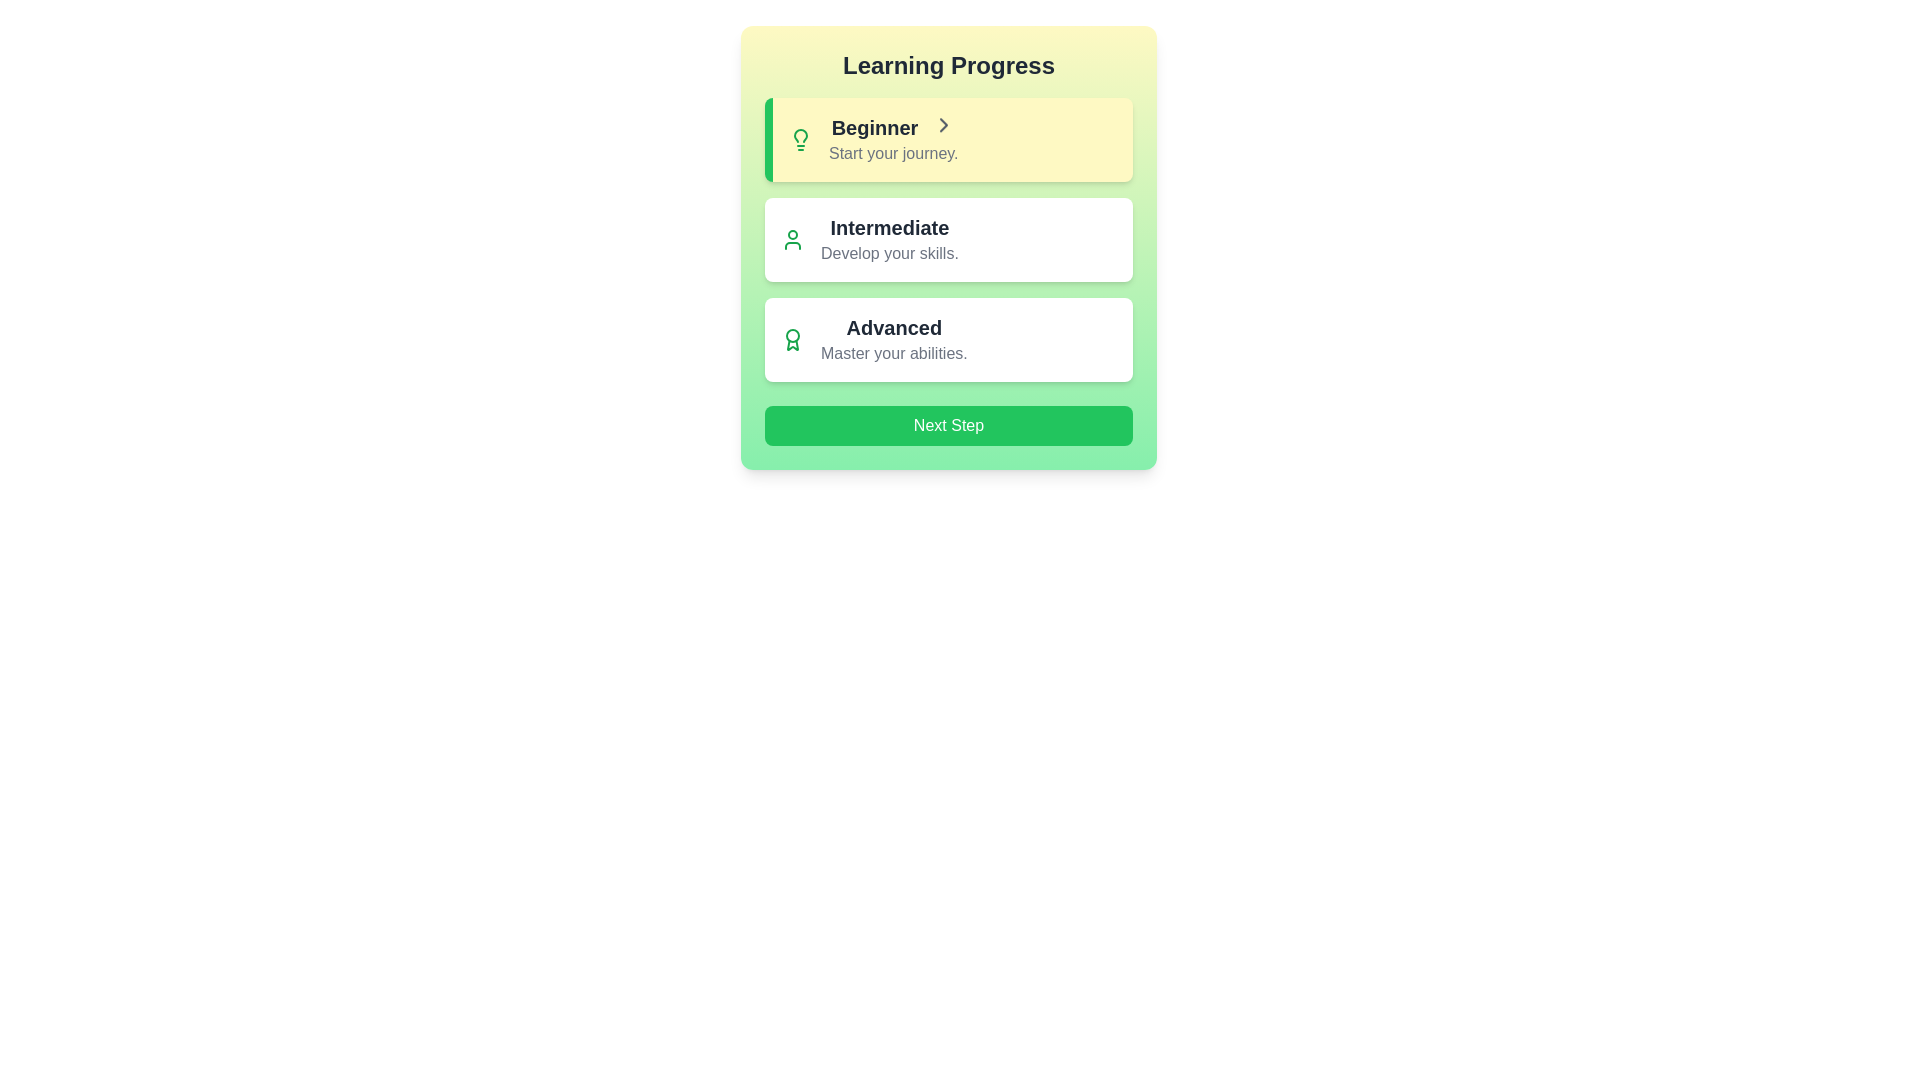 The height and width of the screenshot is (1080, 1920). What do you see at coordinates (801, 138) in the screenshot?
I see `the lightbulb icon styled in green, located within the 'Beginner' card that indicates the start of the learning journey` at bounding box center [801, 138].